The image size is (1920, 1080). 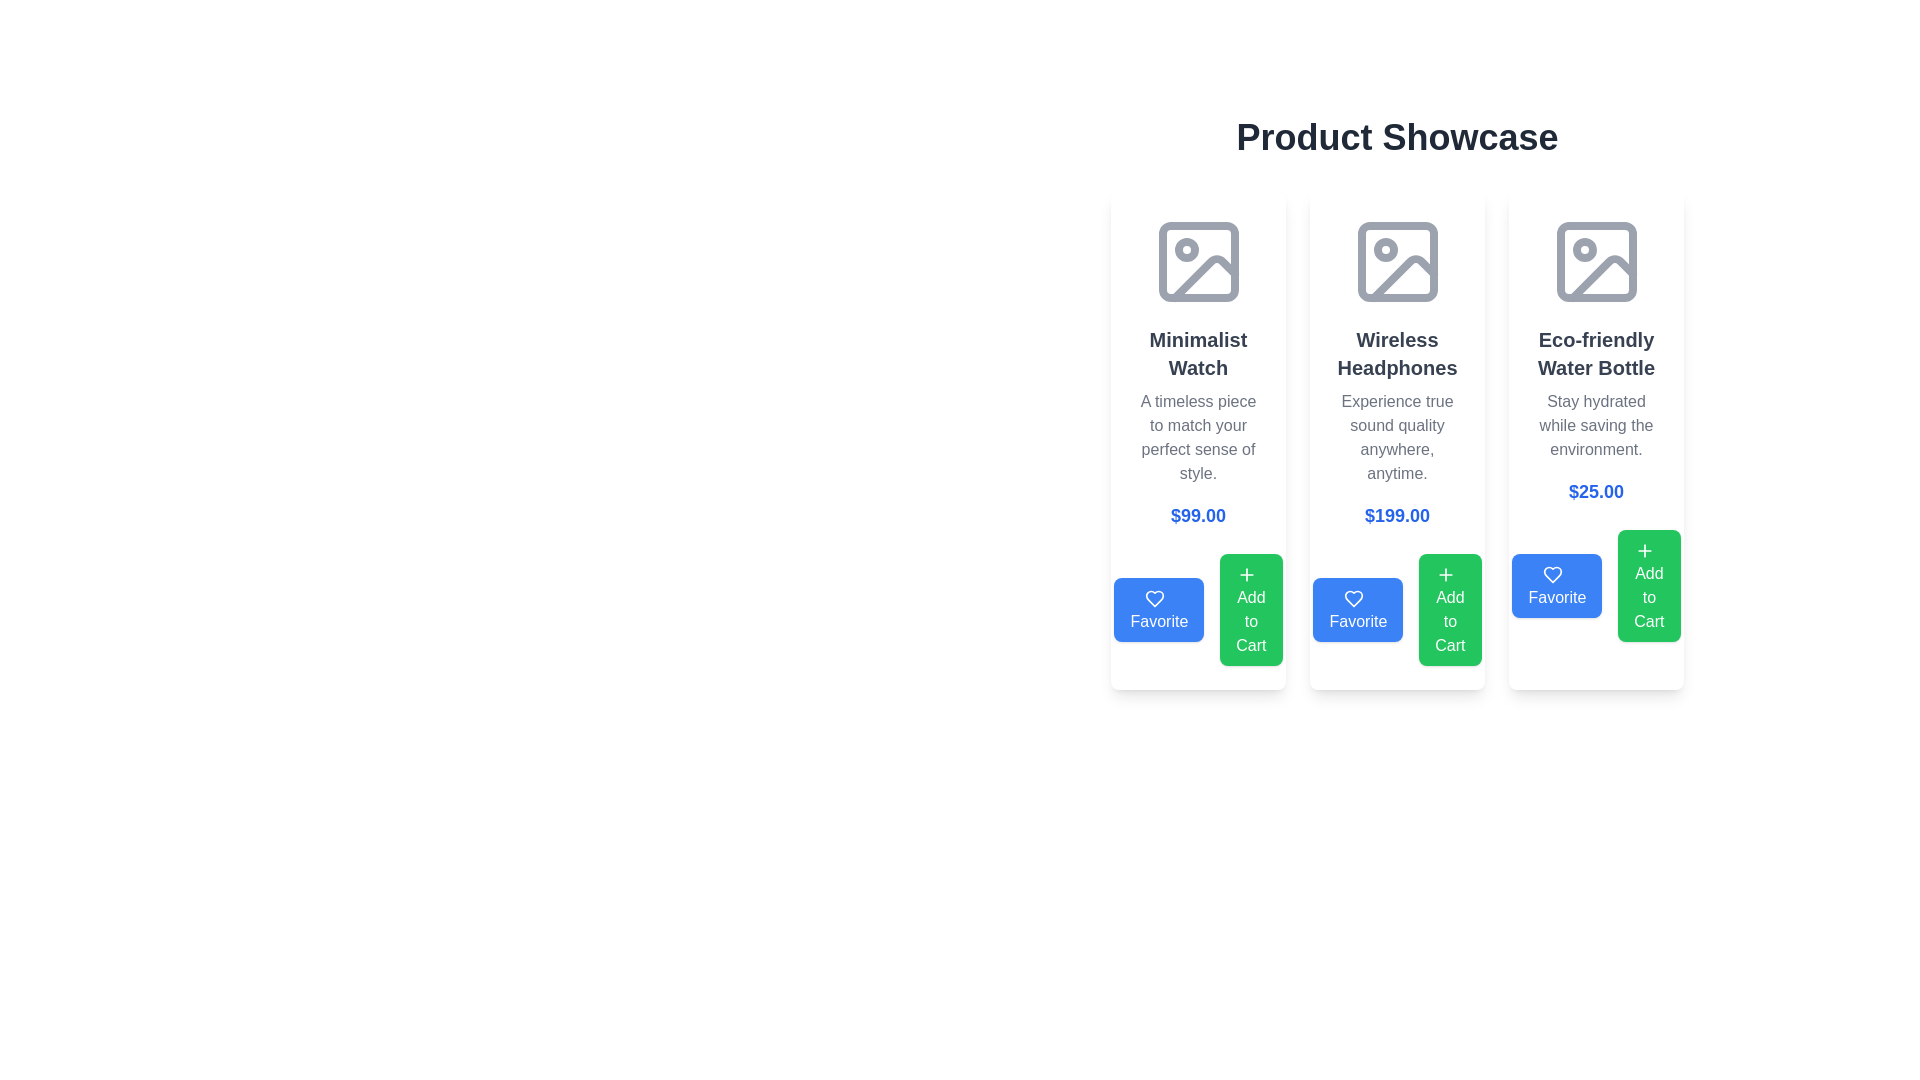 I want to click on the placeholder image icon for the 'Eco-friendly Water Bottle' card, which is located at the top of the card, above the product title, so click(x=1595, y=261).